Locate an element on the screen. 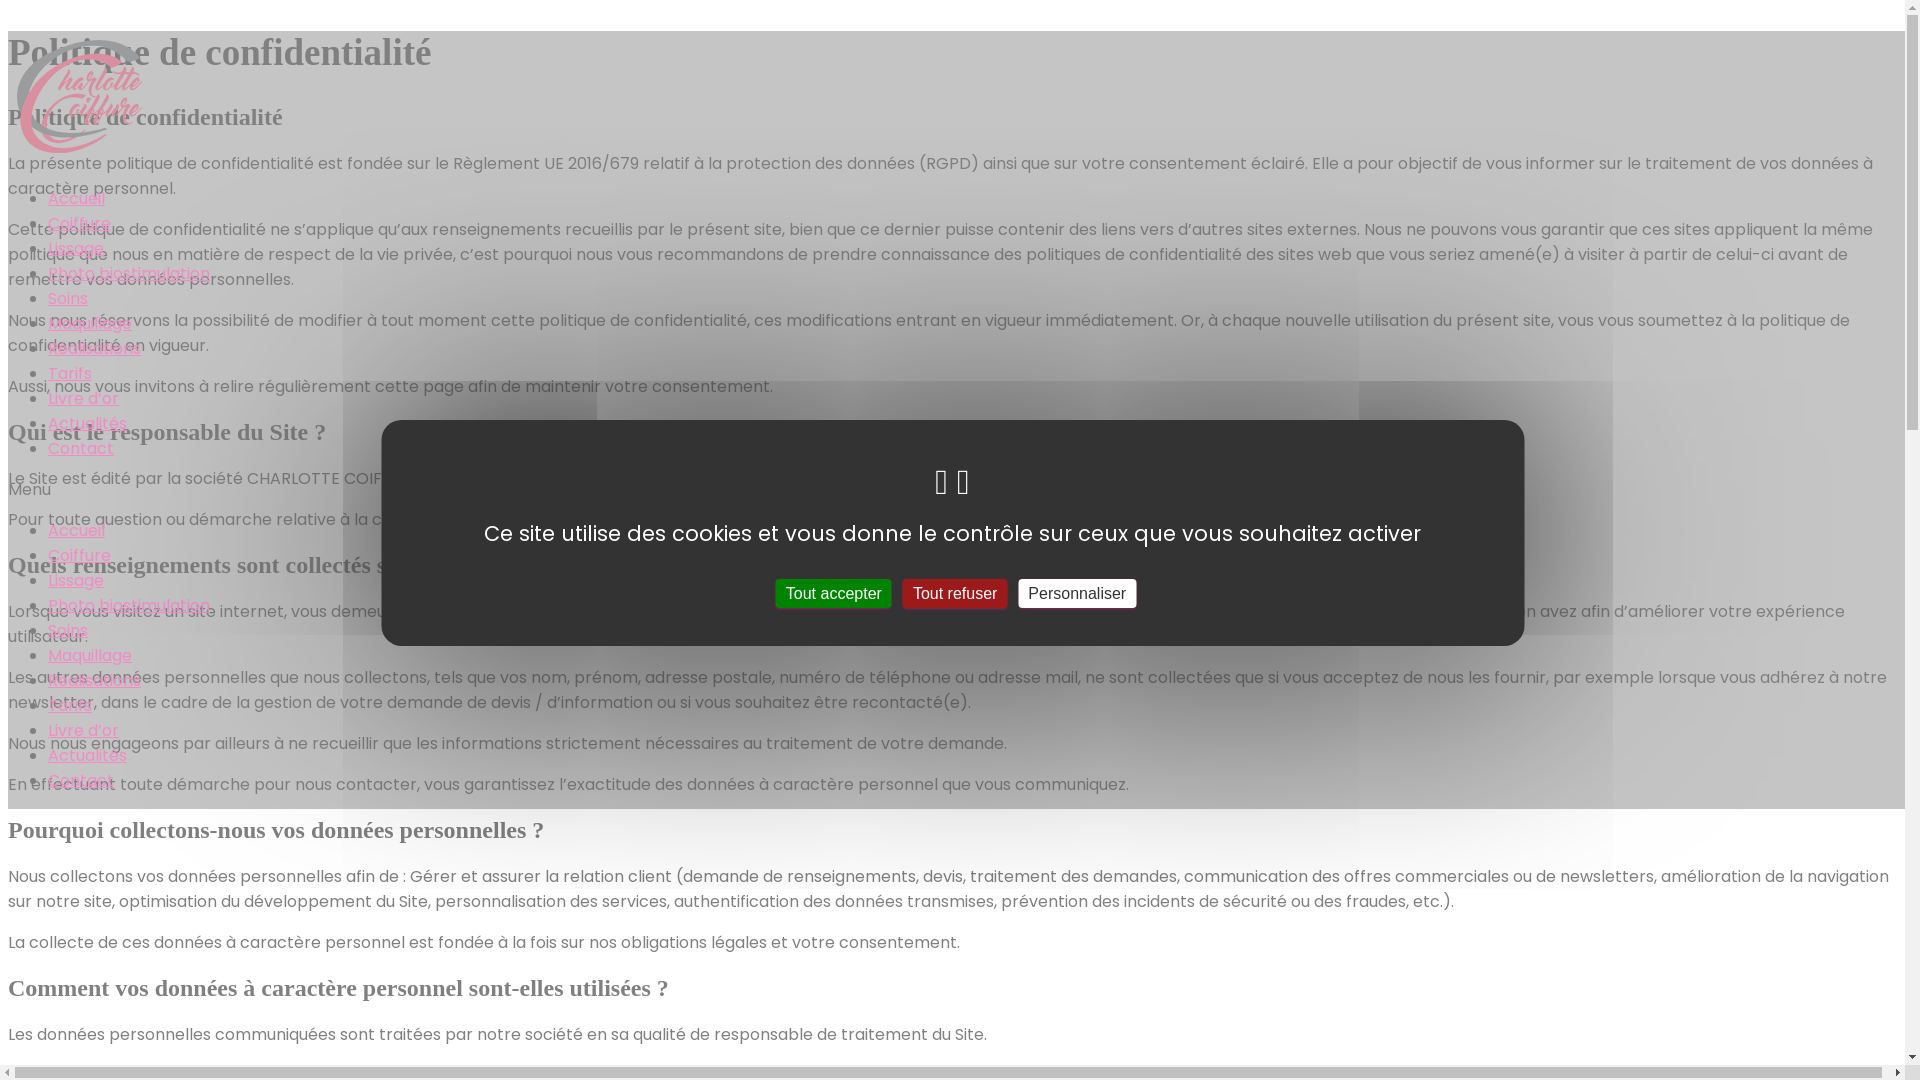 This screenshot has height=1080, width=1920. 'Tout accepter' is located at coordinates (834, 591).